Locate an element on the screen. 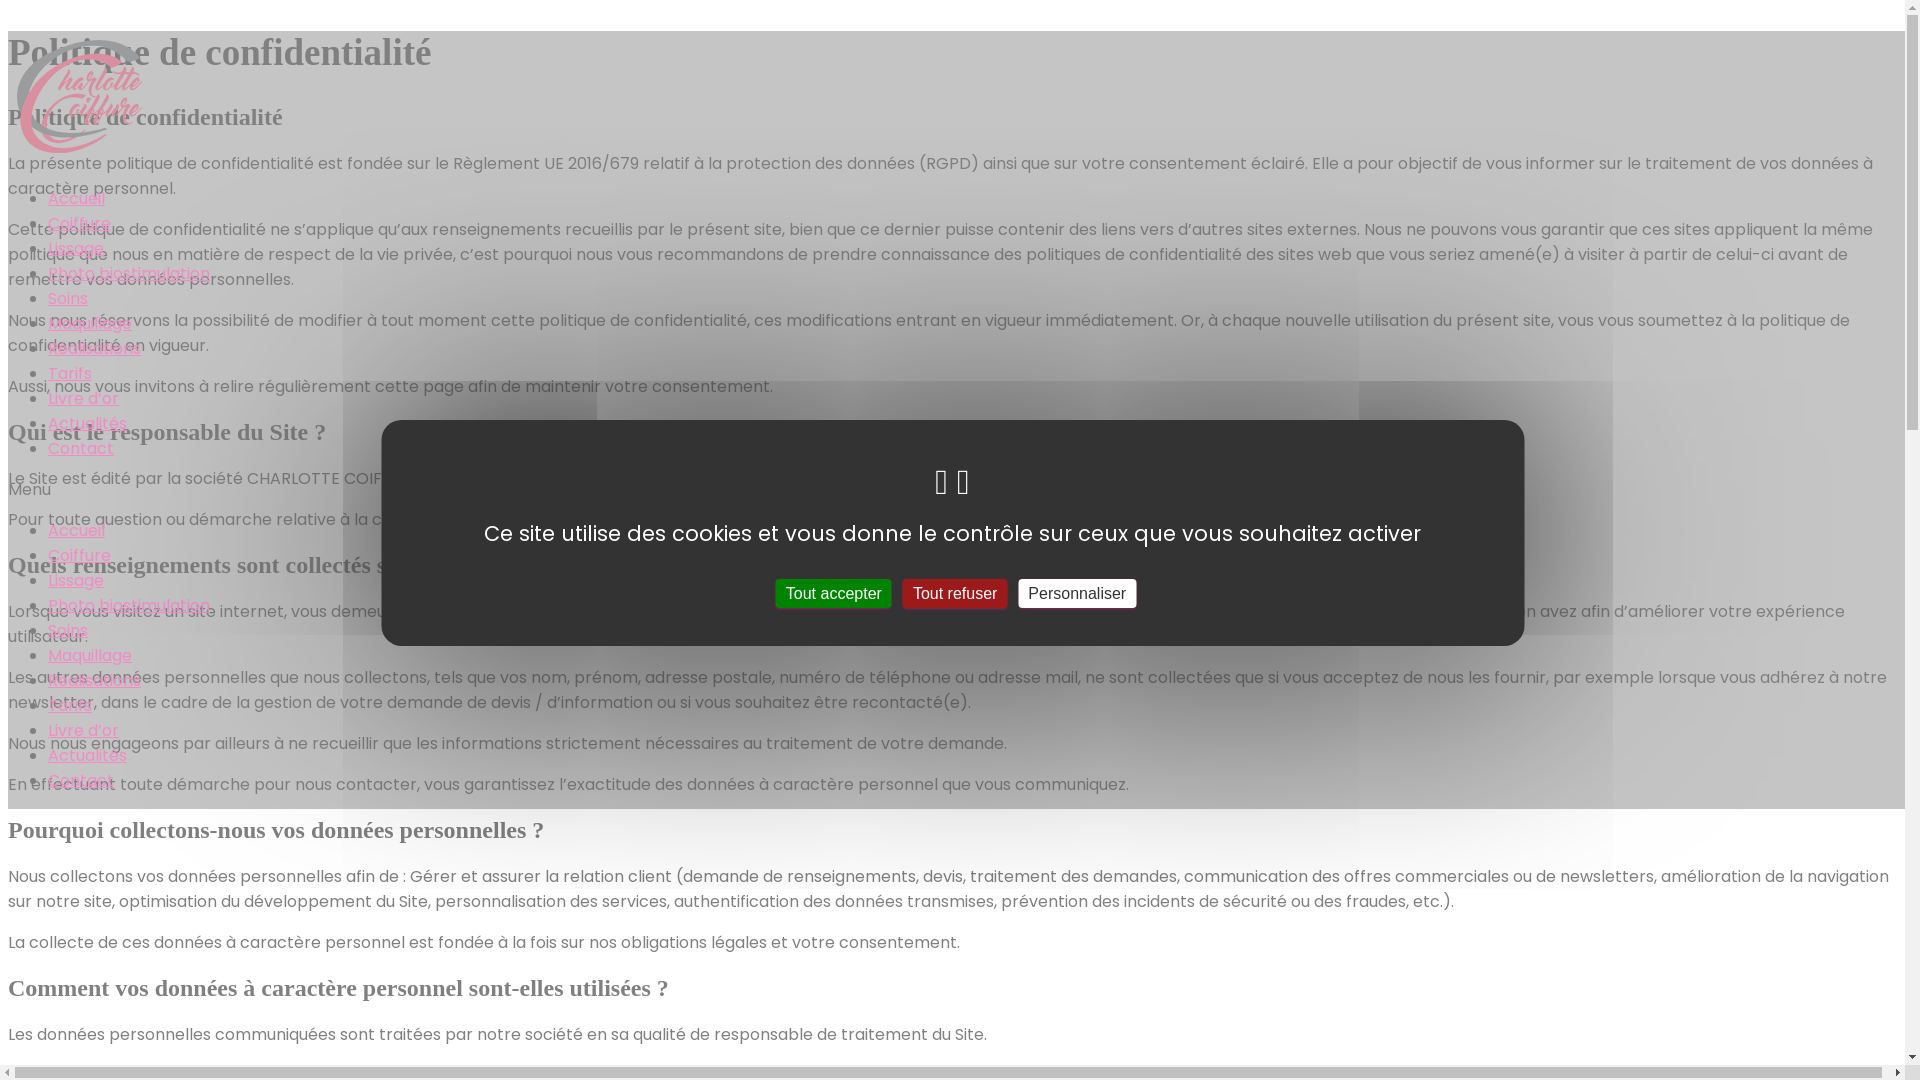 This screenshot has height=1080, width=1920. 'Tout accepter' is located at coordinates (834, 591).